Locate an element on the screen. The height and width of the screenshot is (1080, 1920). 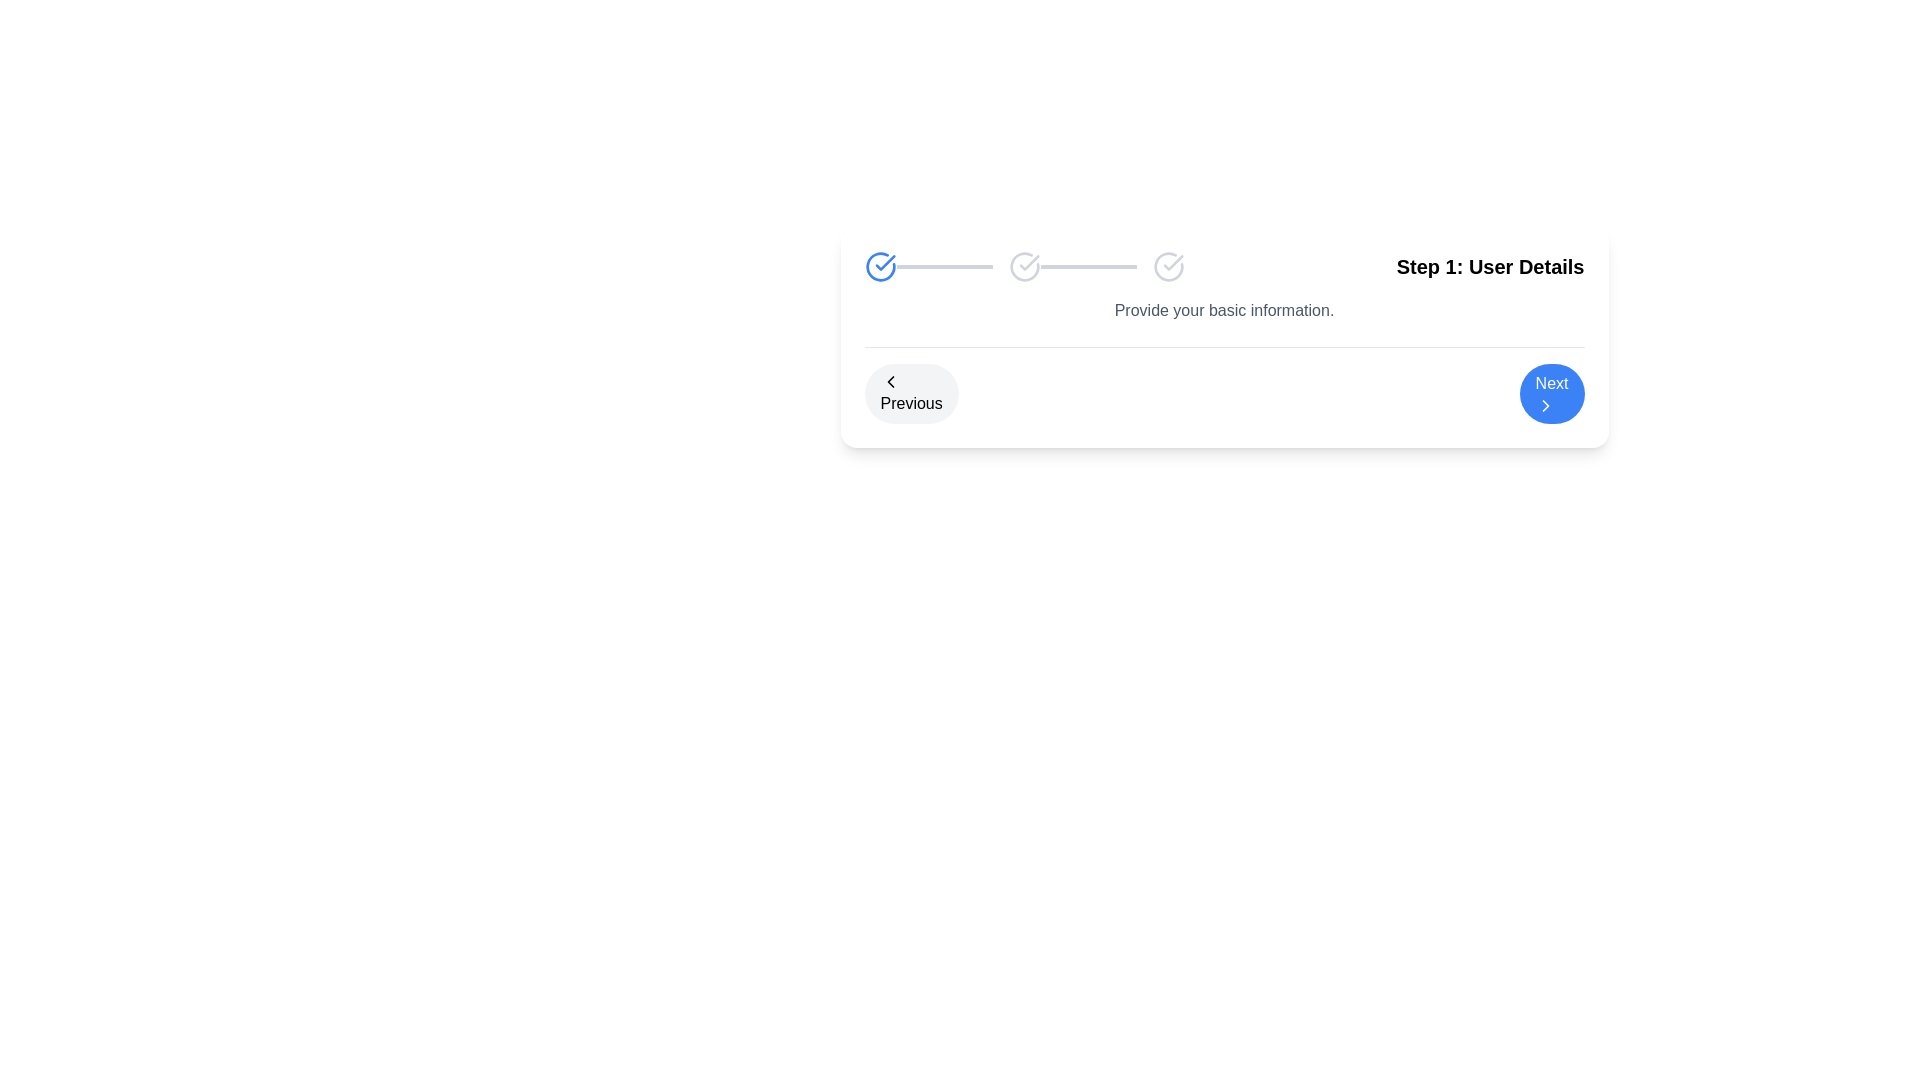
the chevron-left icon, which is part of the 'Previous' navigation button located at the bottom-left corner of the interface is located at coordinates (889, 381).